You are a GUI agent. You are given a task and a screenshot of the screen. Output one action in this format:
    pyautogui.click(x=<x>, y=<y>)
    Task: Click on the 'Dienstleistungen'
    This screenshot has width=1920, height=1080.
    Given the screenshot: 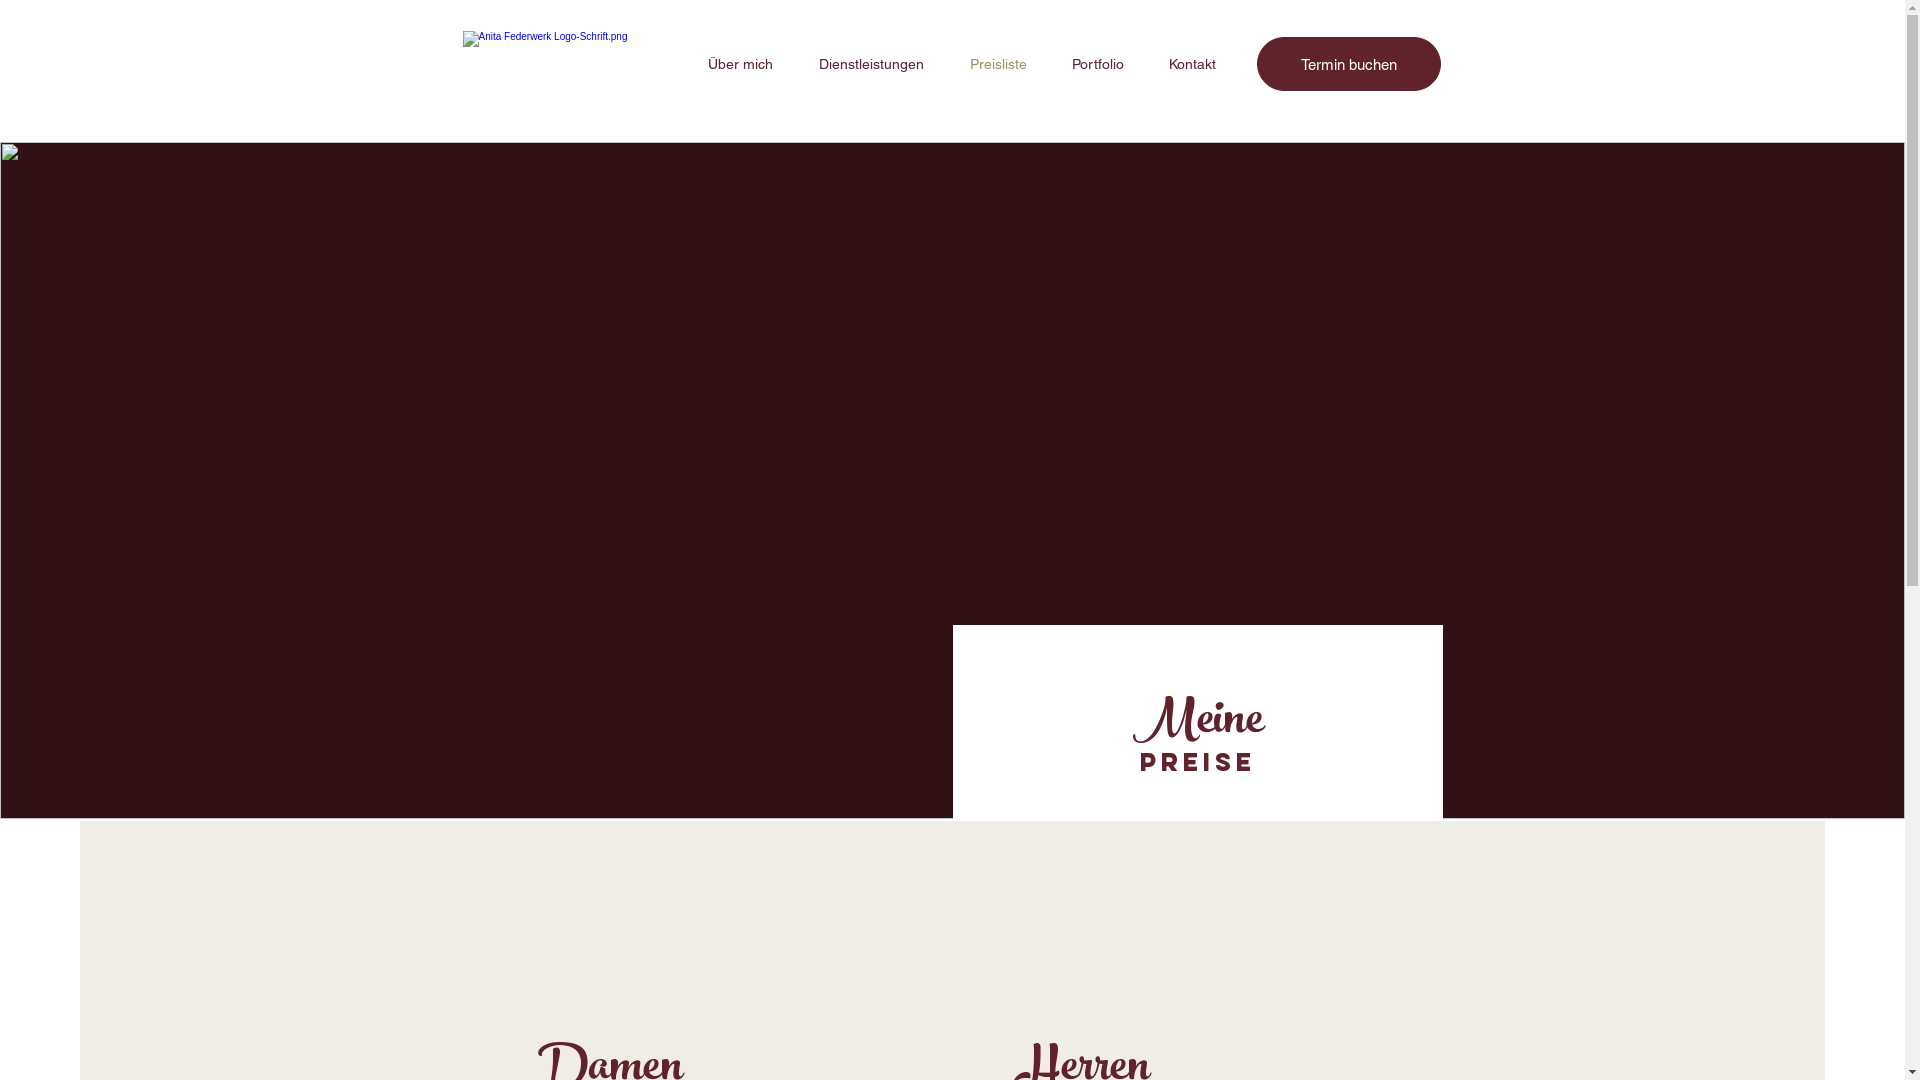 What is the action you would take?
    pyautogui.click(x=871, y=63)
    